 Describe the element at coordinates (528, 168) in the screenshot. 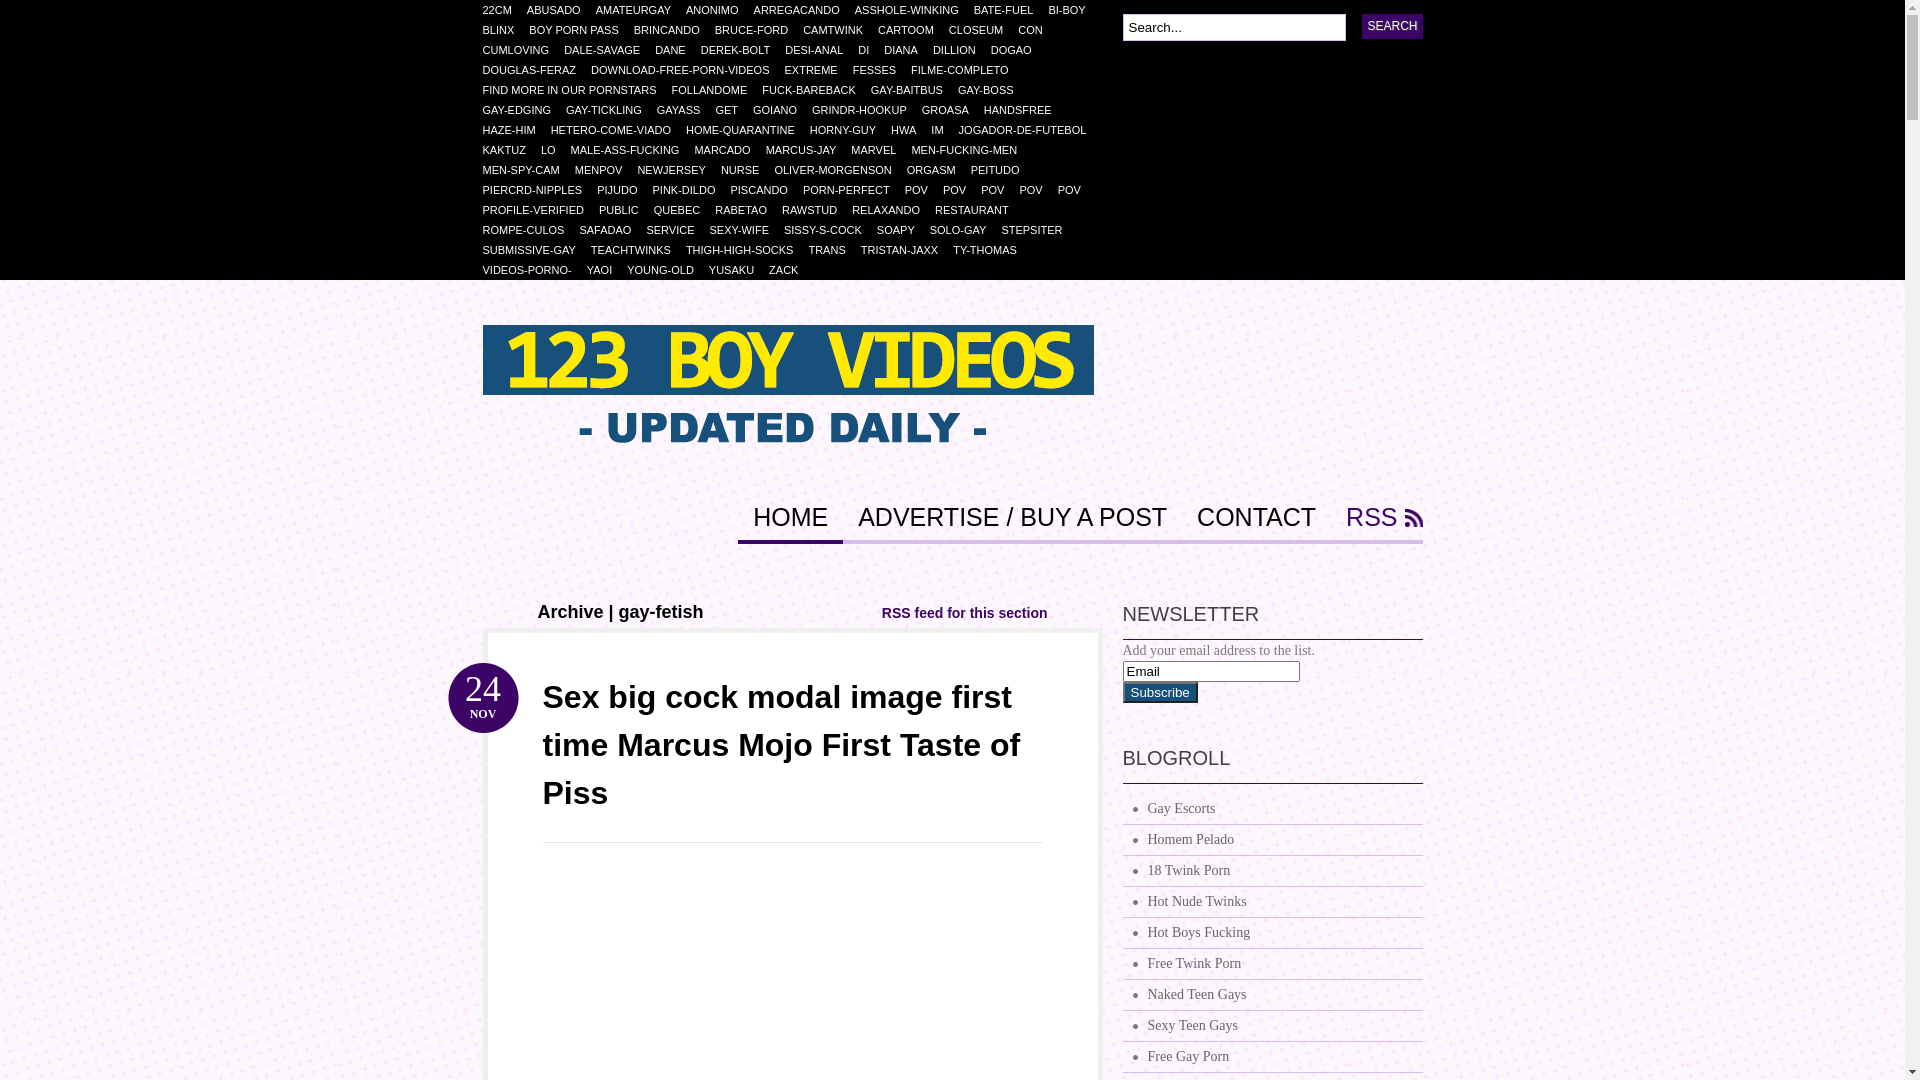

I see `'MEN-SPY-CAM'` at that location.